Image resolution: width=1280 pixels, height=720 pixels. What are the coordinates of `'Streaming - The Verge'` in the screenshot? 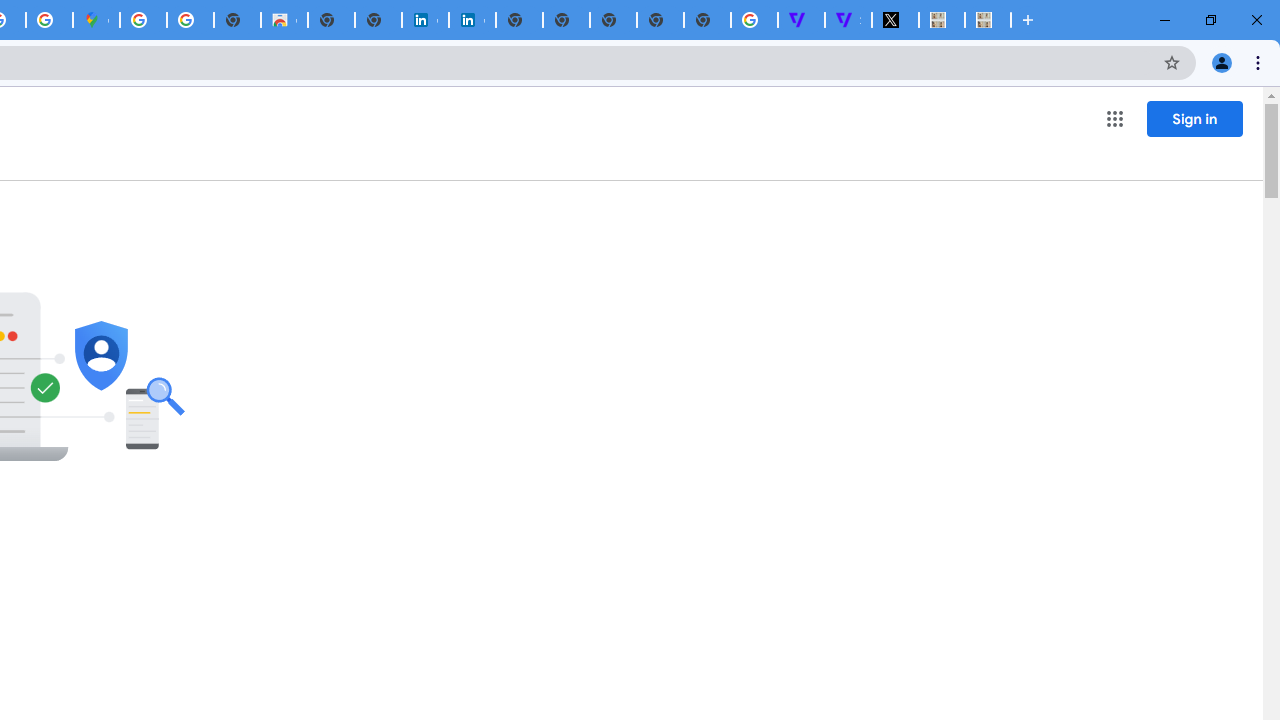 It's located at (848, 20).